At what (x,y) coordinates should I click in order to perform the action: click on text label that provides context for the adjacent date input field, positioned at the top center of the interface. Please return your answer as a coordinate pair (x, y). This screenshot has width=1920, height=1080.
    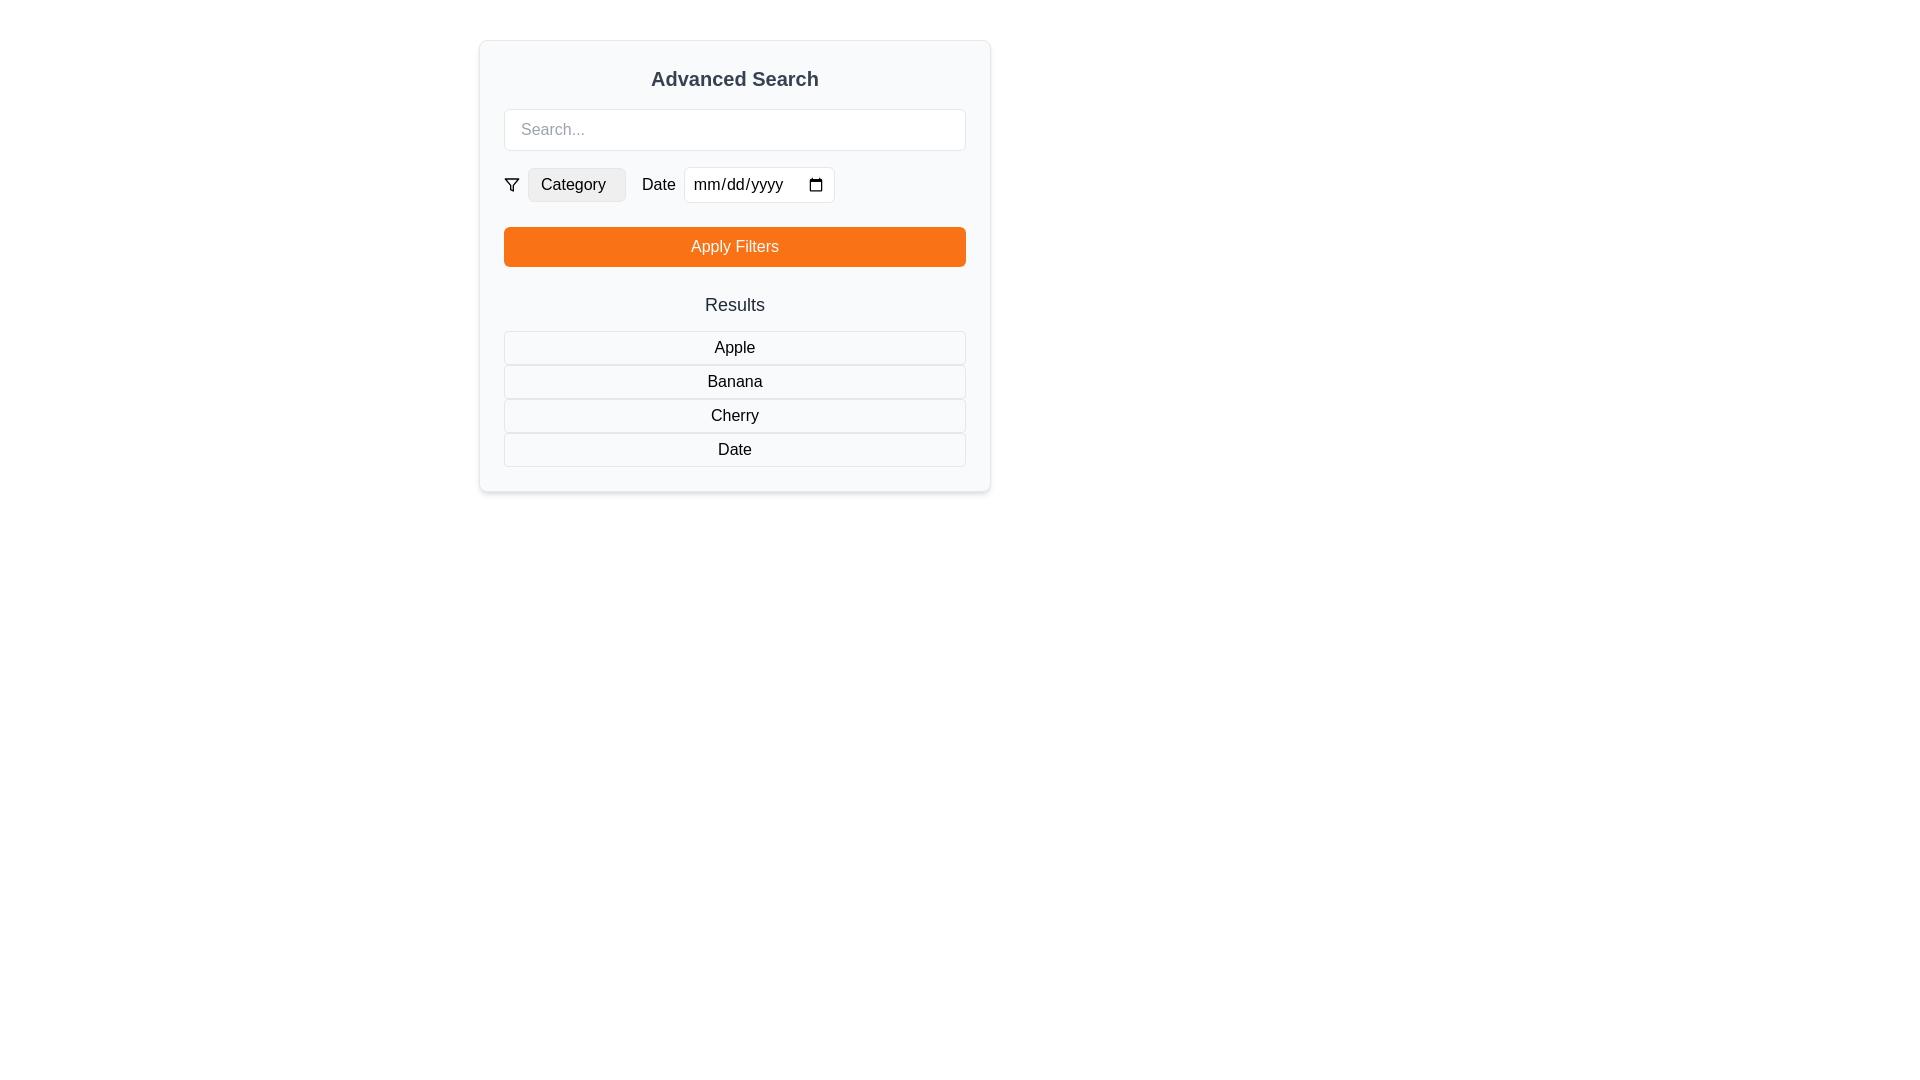
    Looking at the image, I should click on (737, 185).